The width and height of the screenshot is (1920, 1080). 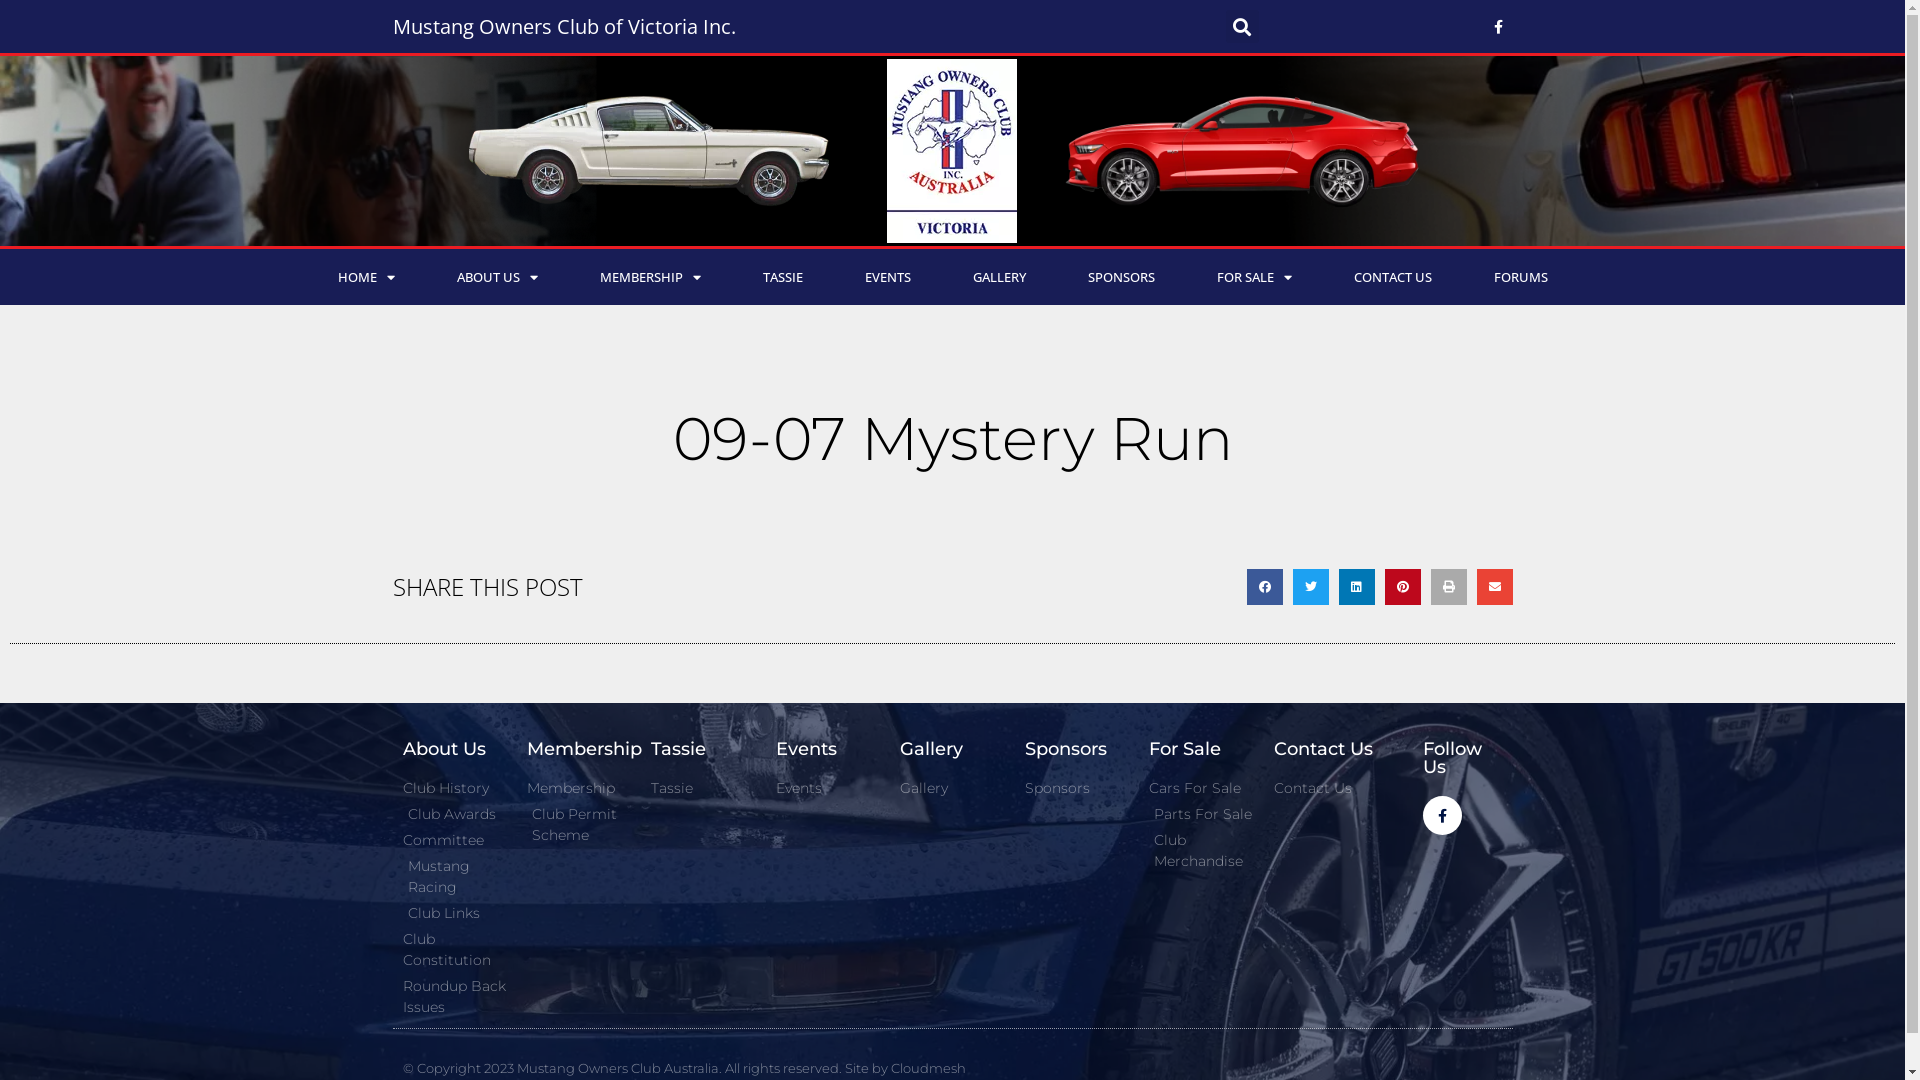 What do you see at coordinates (365, 277) in the screenshot?
I see `'HOME'` at bounding box center [365, 277].